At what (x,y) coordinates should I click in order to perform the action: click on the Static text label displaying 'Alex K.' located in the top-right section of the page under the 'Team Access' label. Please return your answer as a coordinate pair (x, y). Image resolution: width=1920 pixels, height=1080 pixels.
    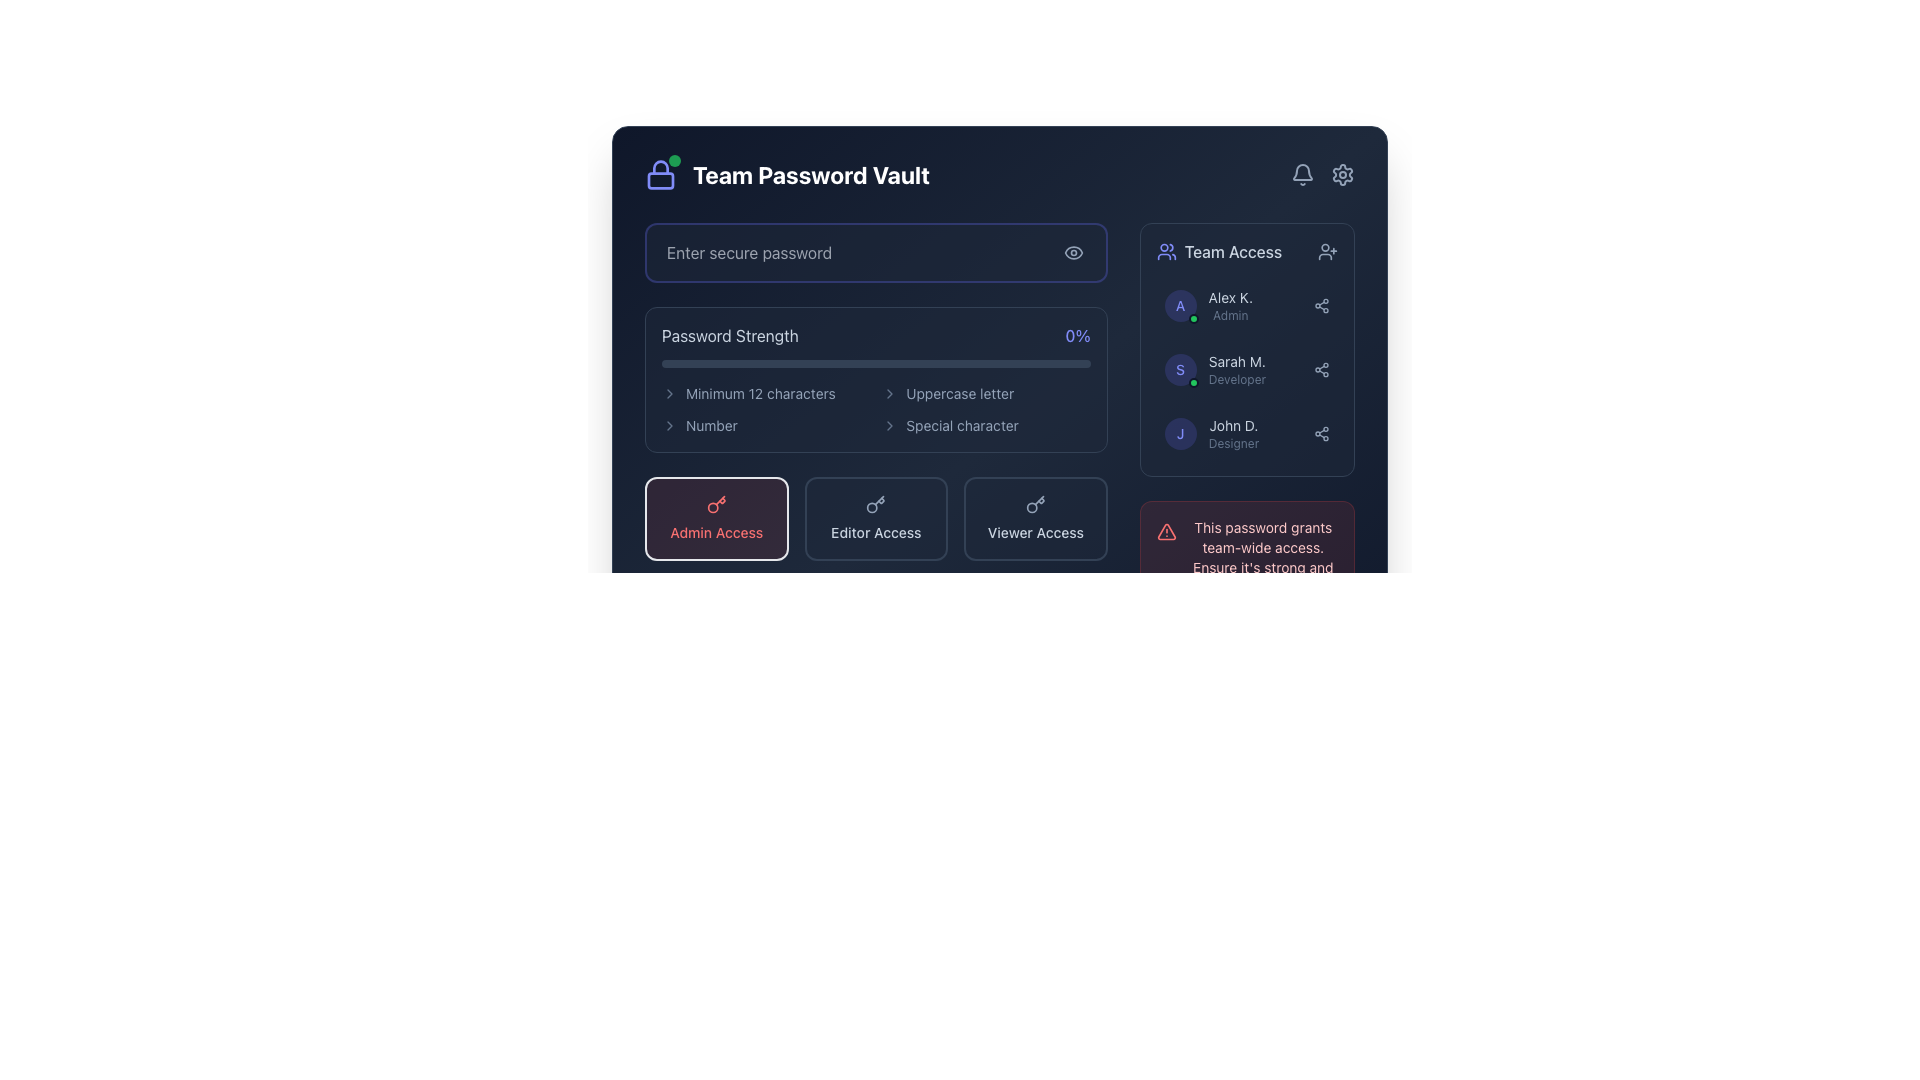
    Looking at the image, I should click on (1229, 297).